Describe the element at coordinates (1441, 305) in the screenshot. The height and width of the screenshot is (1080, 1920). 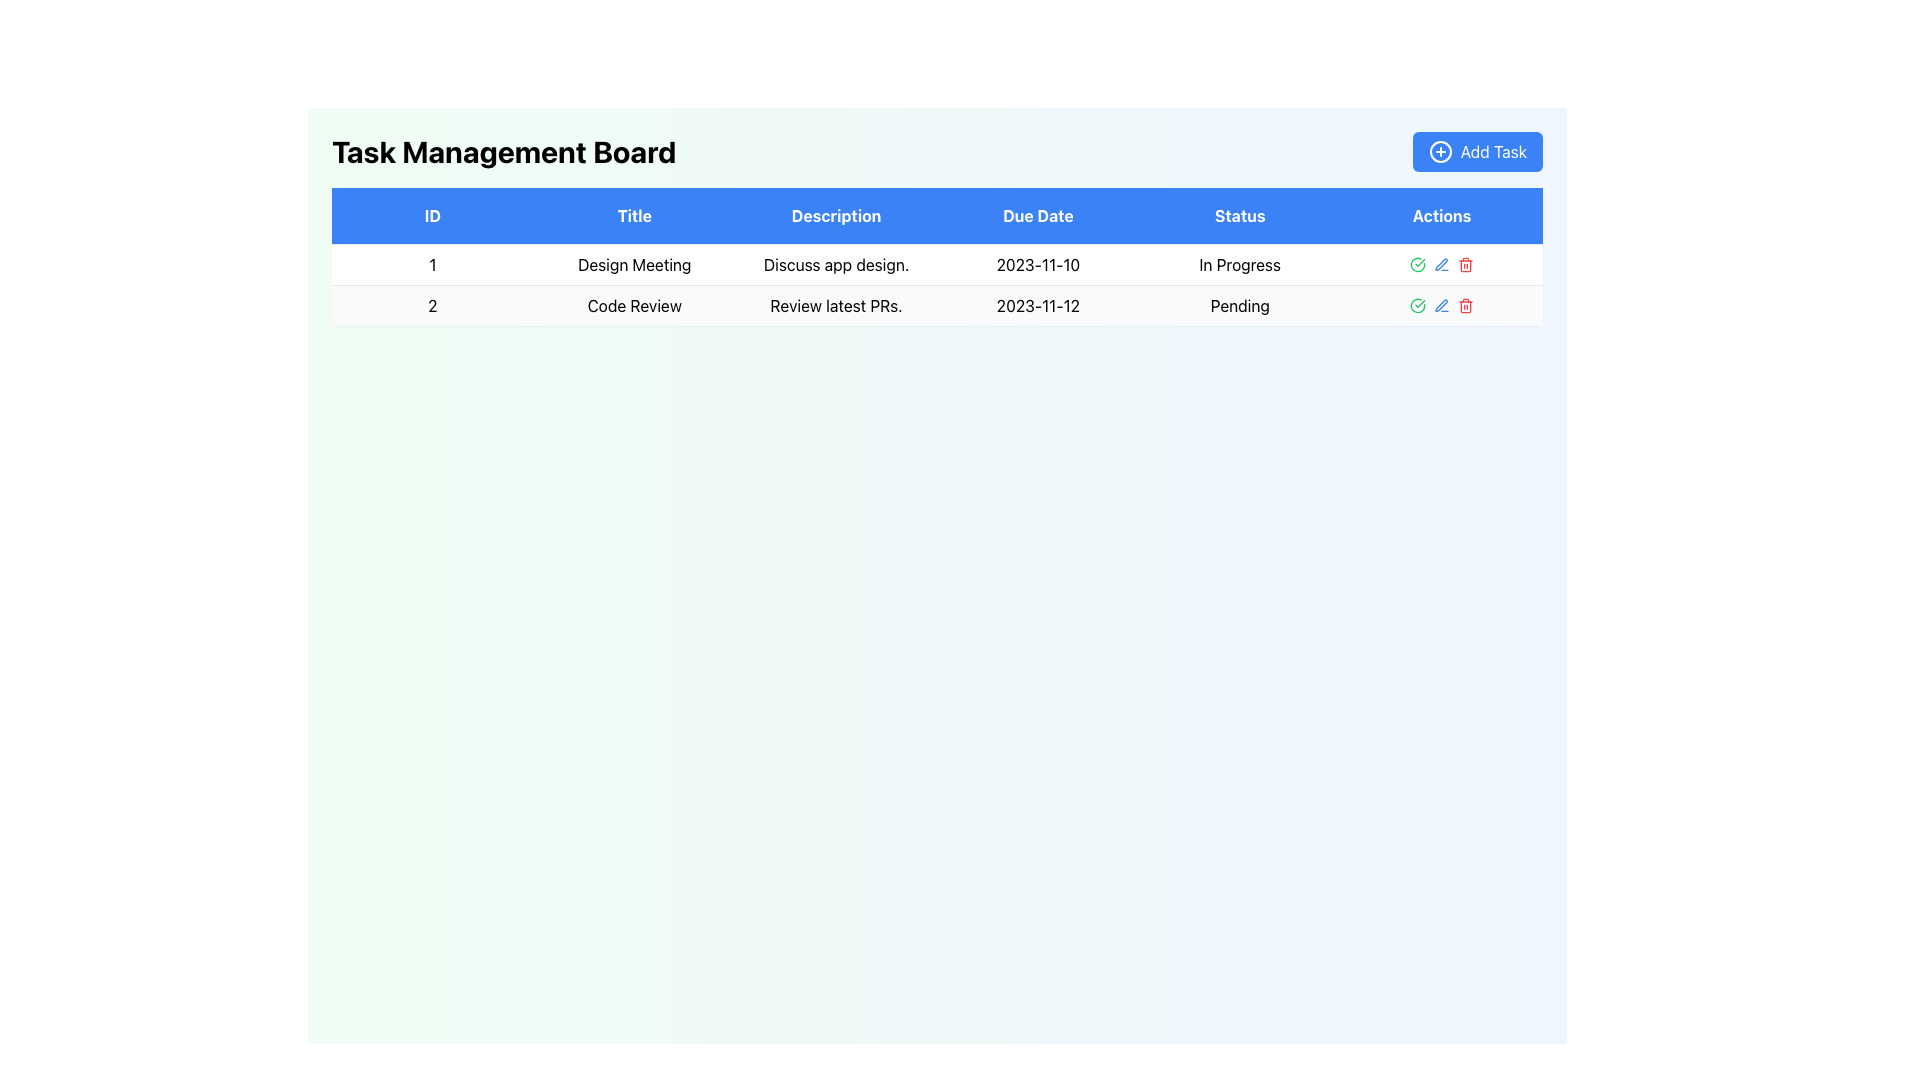
I see `the edit icon located in the 'Actions' column for the second row of the table` at that location.